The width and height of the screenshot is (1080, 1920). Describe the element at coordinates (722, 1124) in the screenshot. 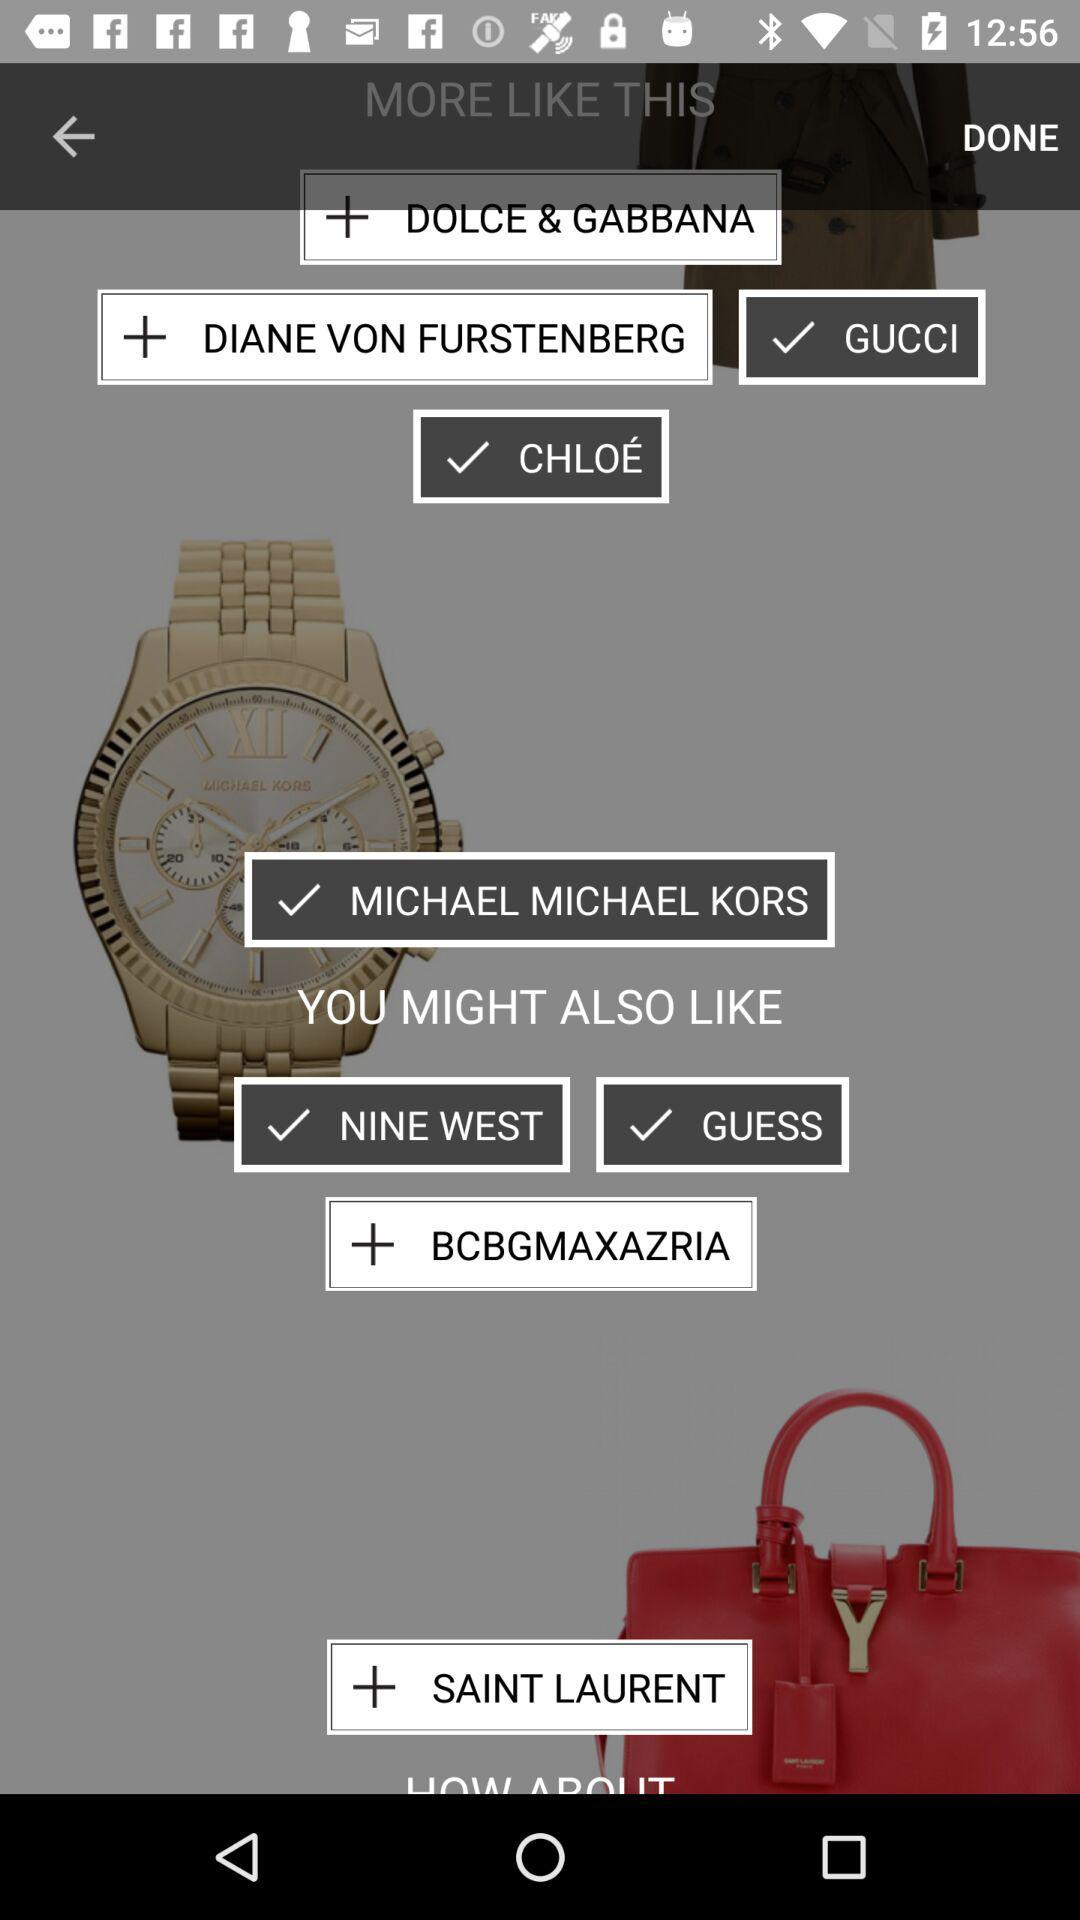

I see `guess on the right` at that location.